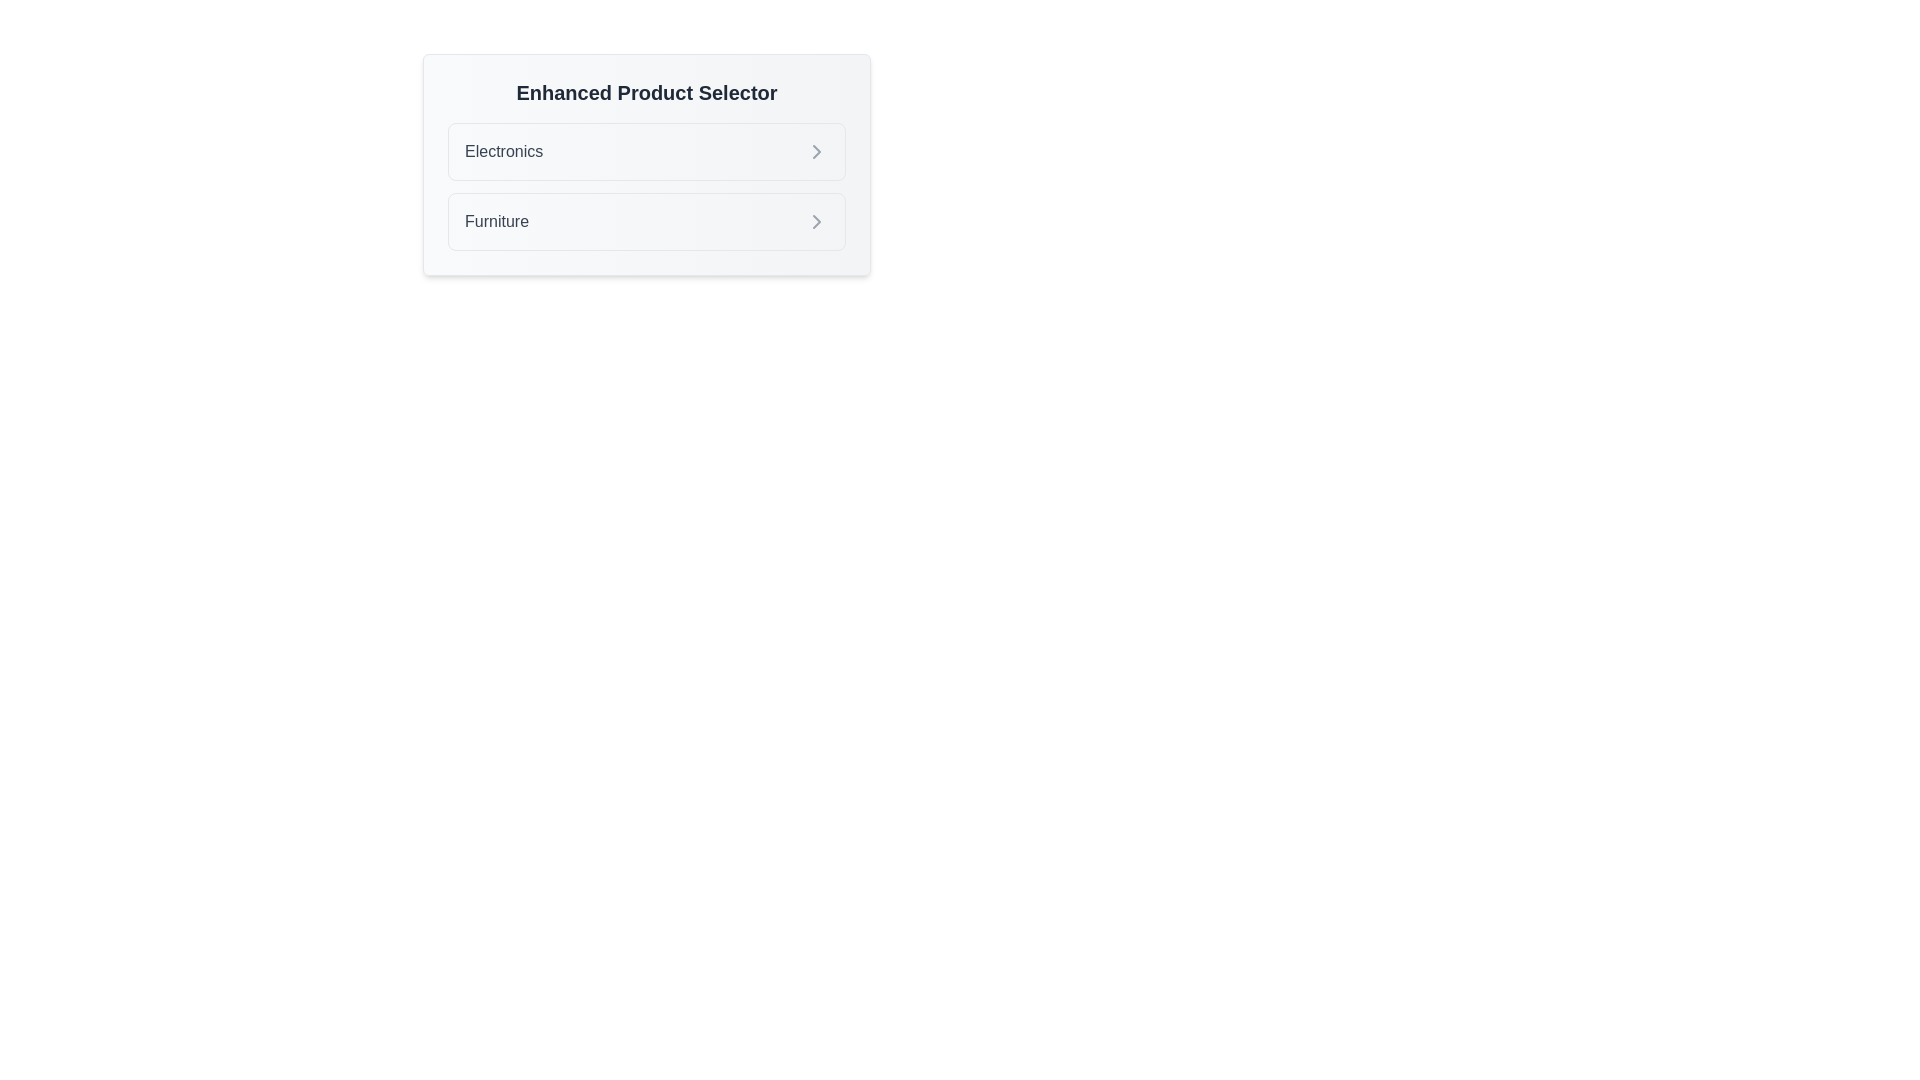  Describe the element at coordinates (647, 150) in the screenshot. I see `the first selectable category option labeled 'Electronics'` at that location.